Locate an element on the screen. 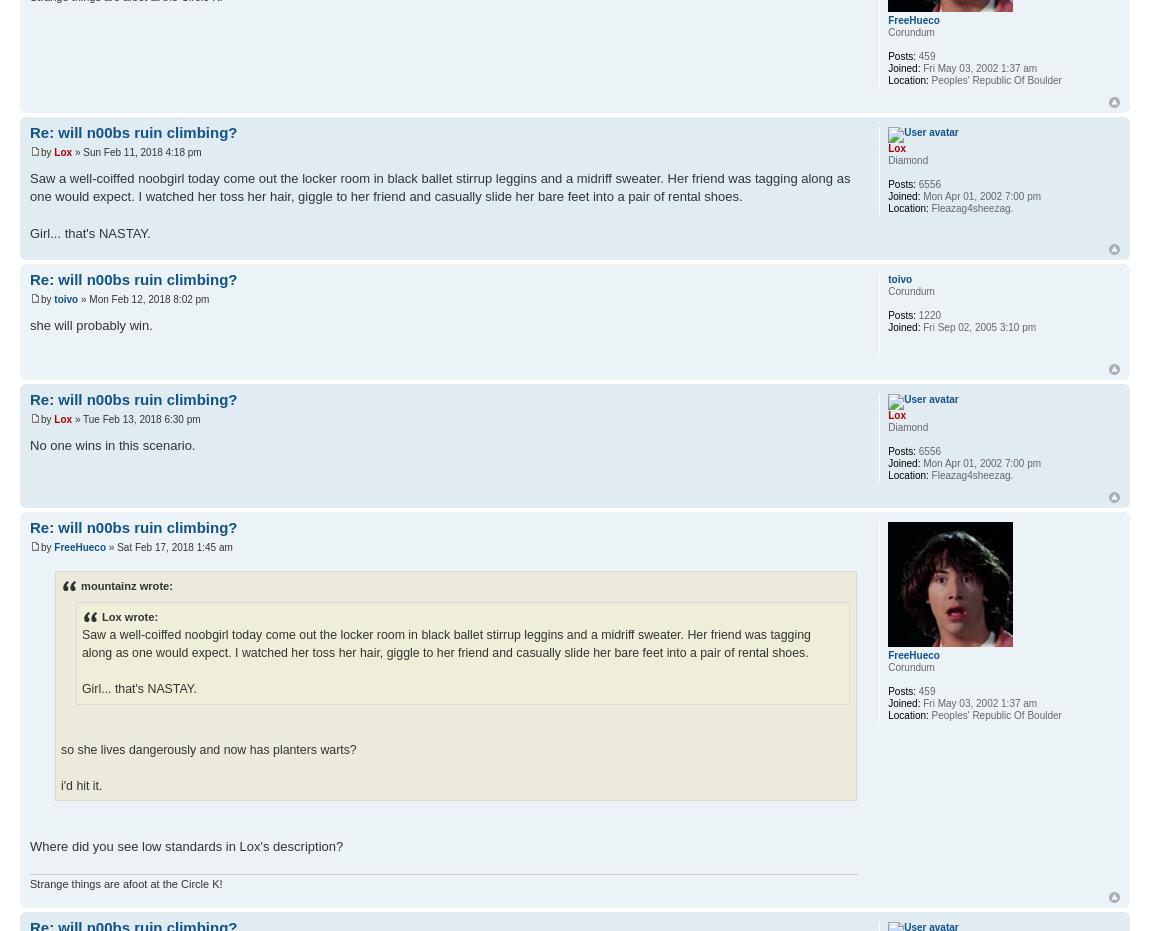 This screenshot has height=931, width=1150. '1220' is located at coordinates (928, 313).